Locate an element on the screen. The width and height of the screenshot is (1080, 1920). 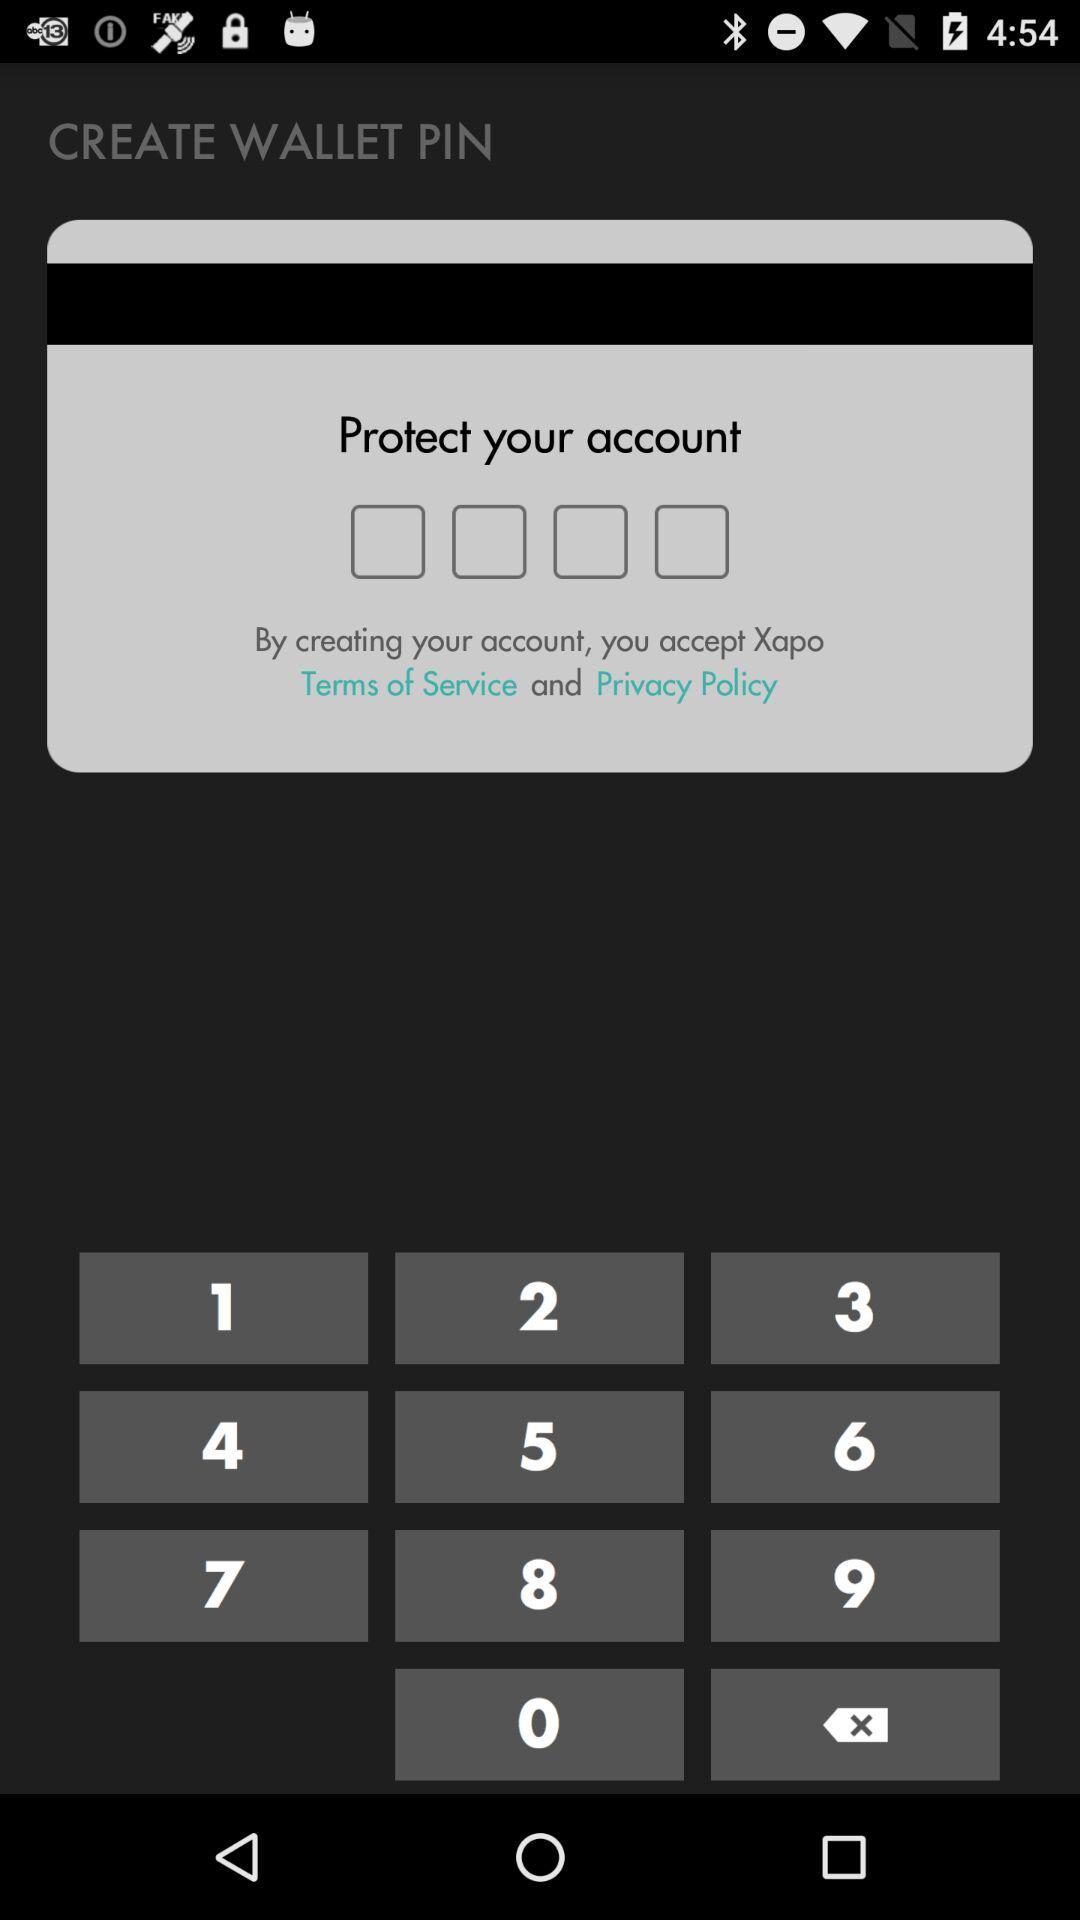
eight is located at coordinates (538, 1584).